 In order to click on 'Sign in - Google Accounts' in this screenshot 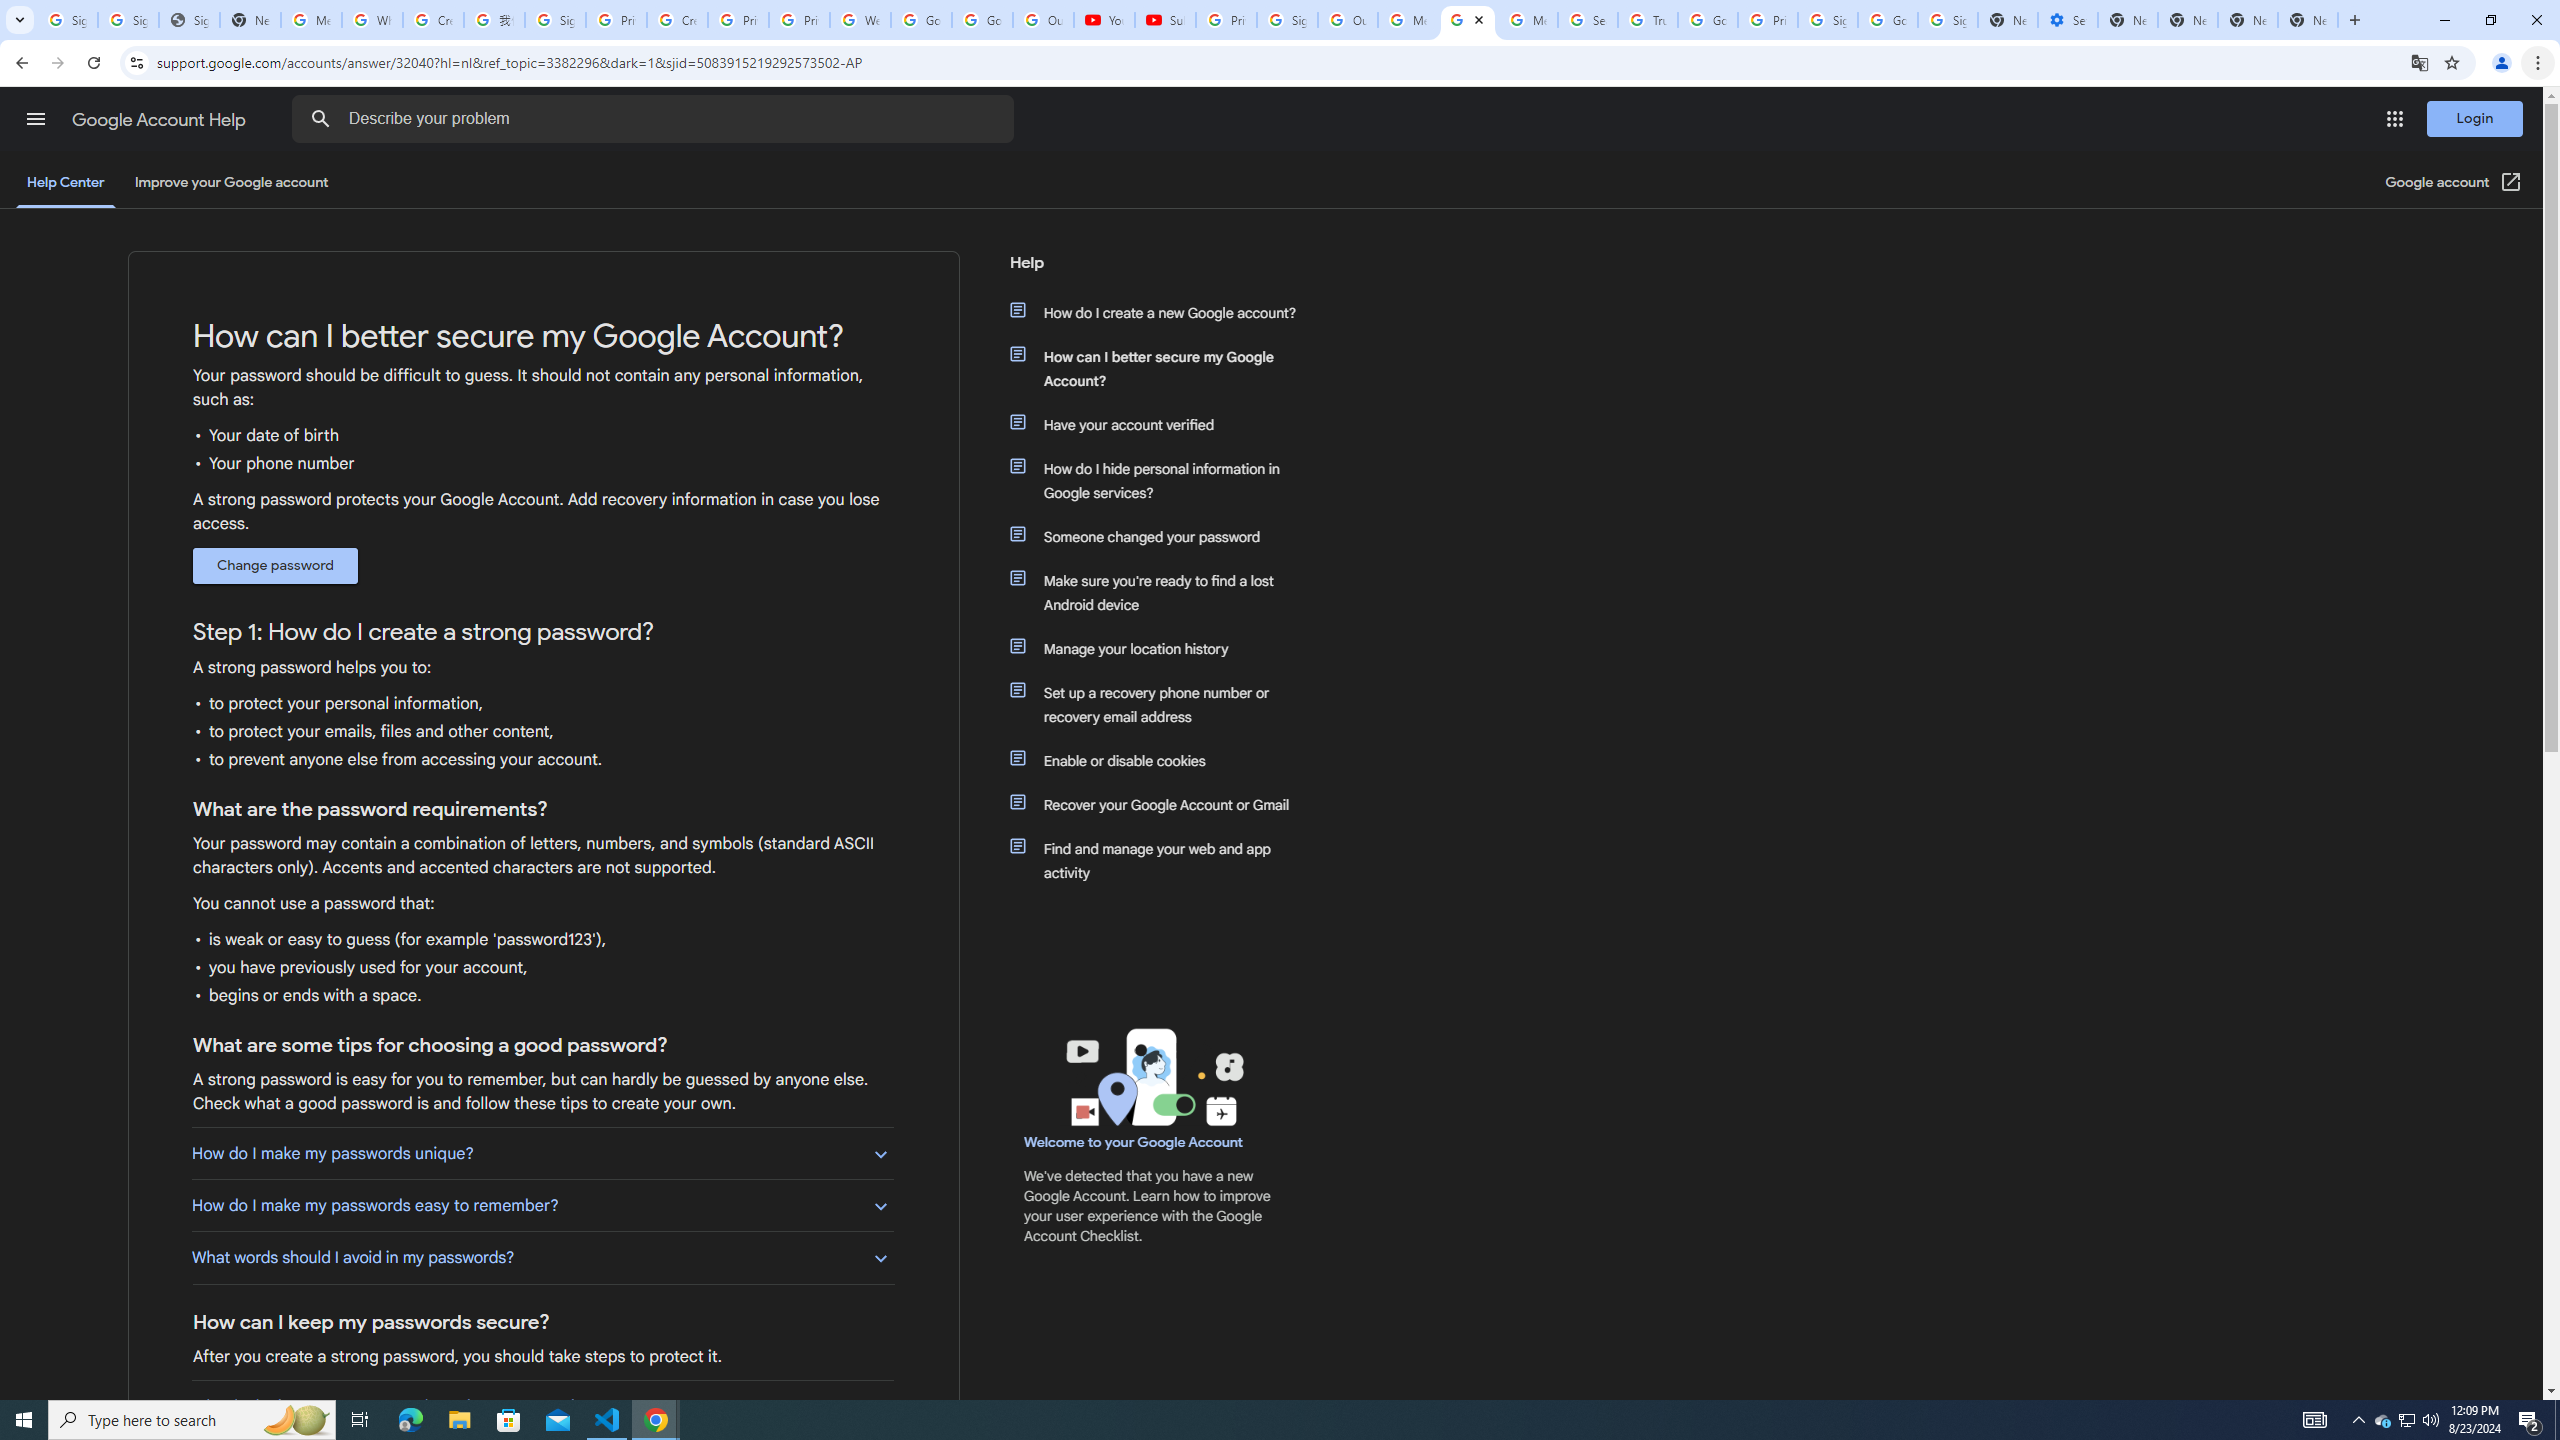, I will do `click(1826, 19)`.